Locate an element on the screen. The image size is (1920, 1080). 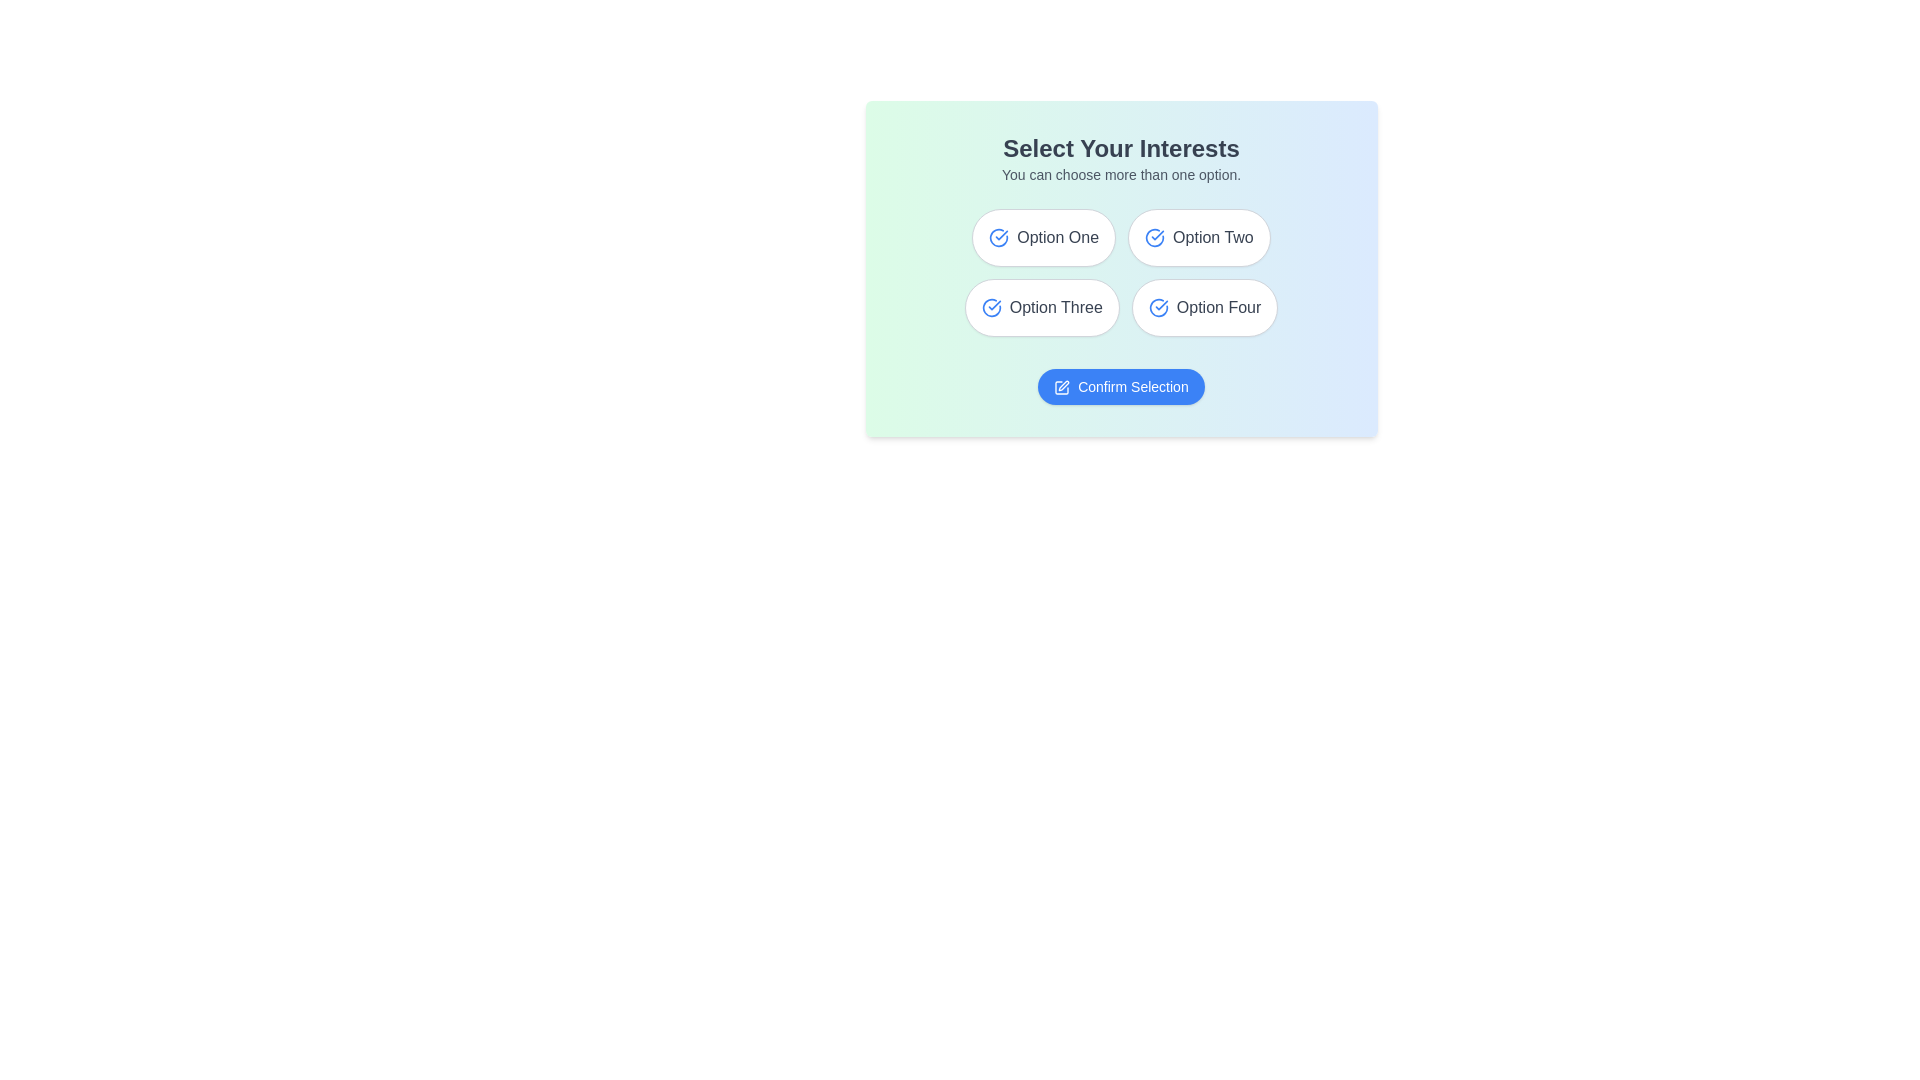
the option Option One to observe the hover effect is located at coordinates (1043, 237).